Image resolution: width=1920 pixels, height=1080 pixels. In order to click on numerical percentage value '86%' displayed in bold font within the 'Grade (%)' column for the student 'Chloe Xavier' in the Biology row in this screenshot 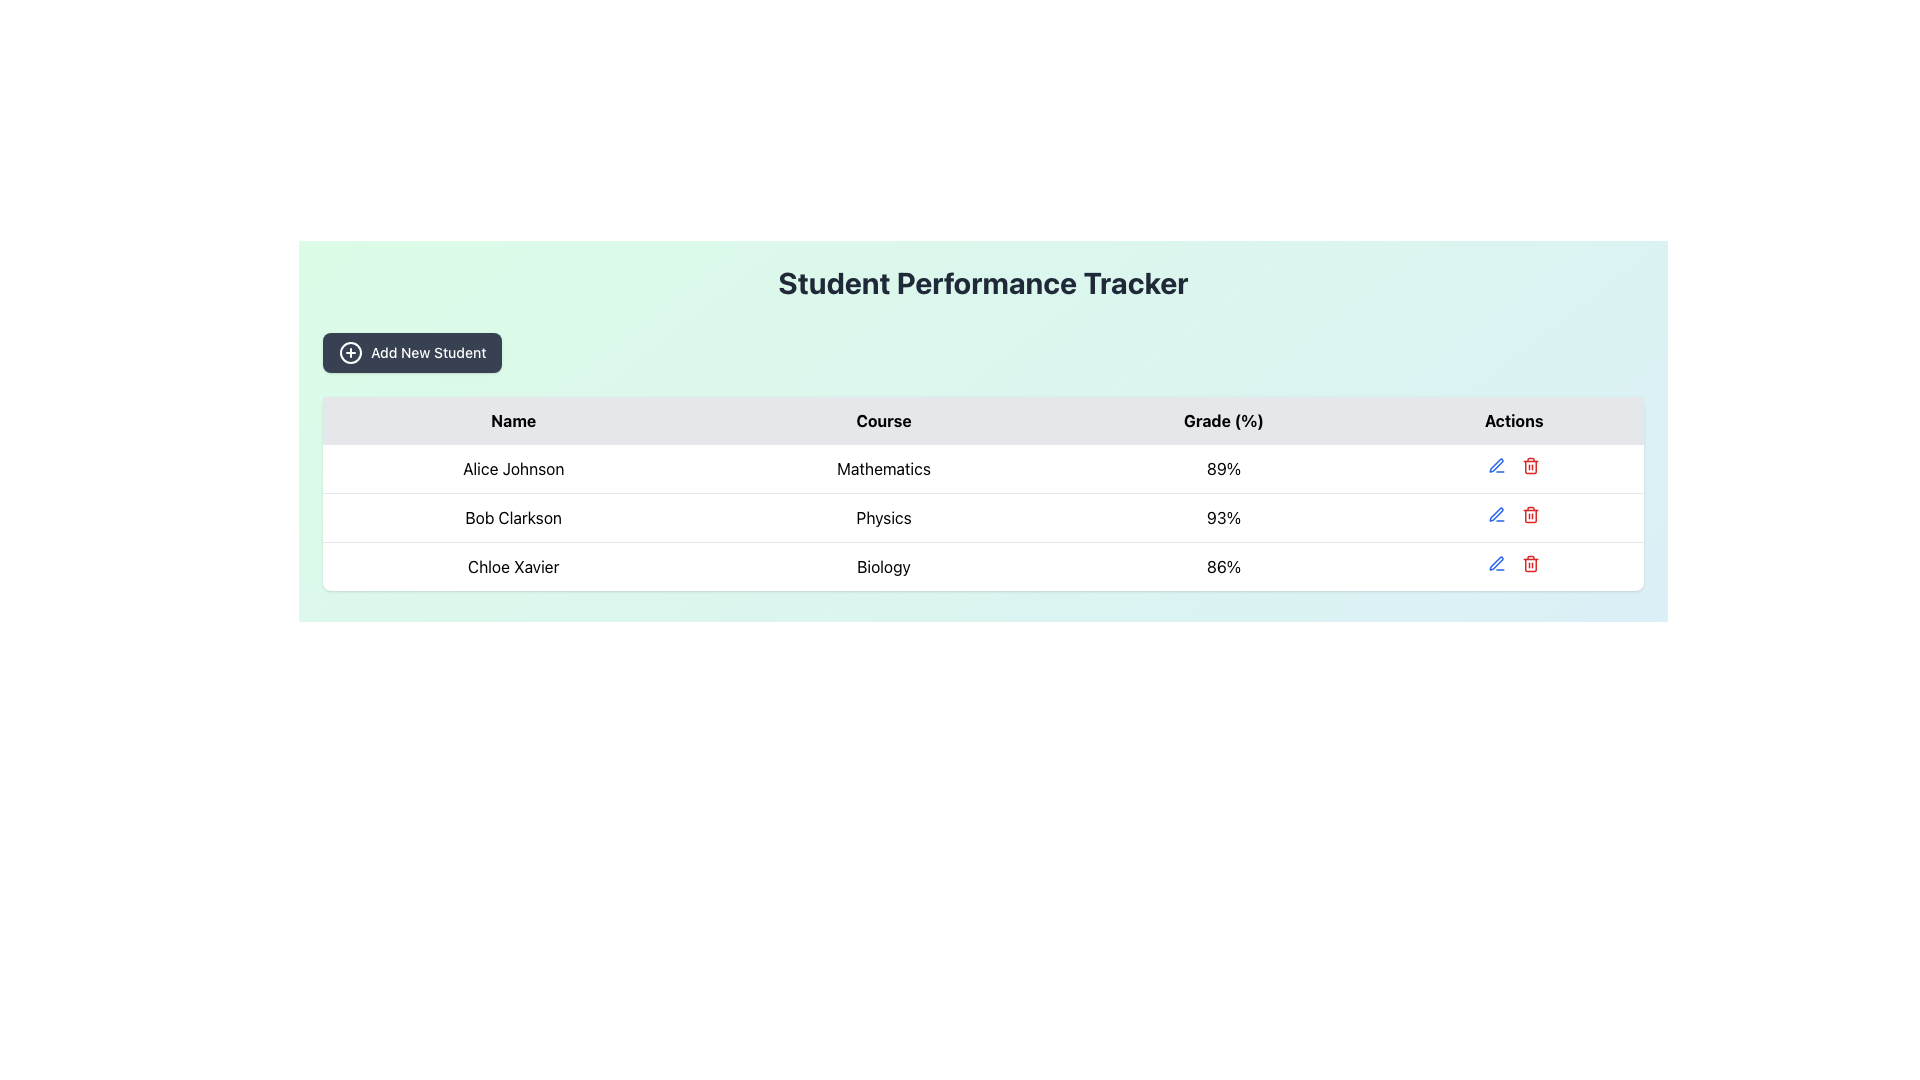, I will do `click(1223, 566)`.